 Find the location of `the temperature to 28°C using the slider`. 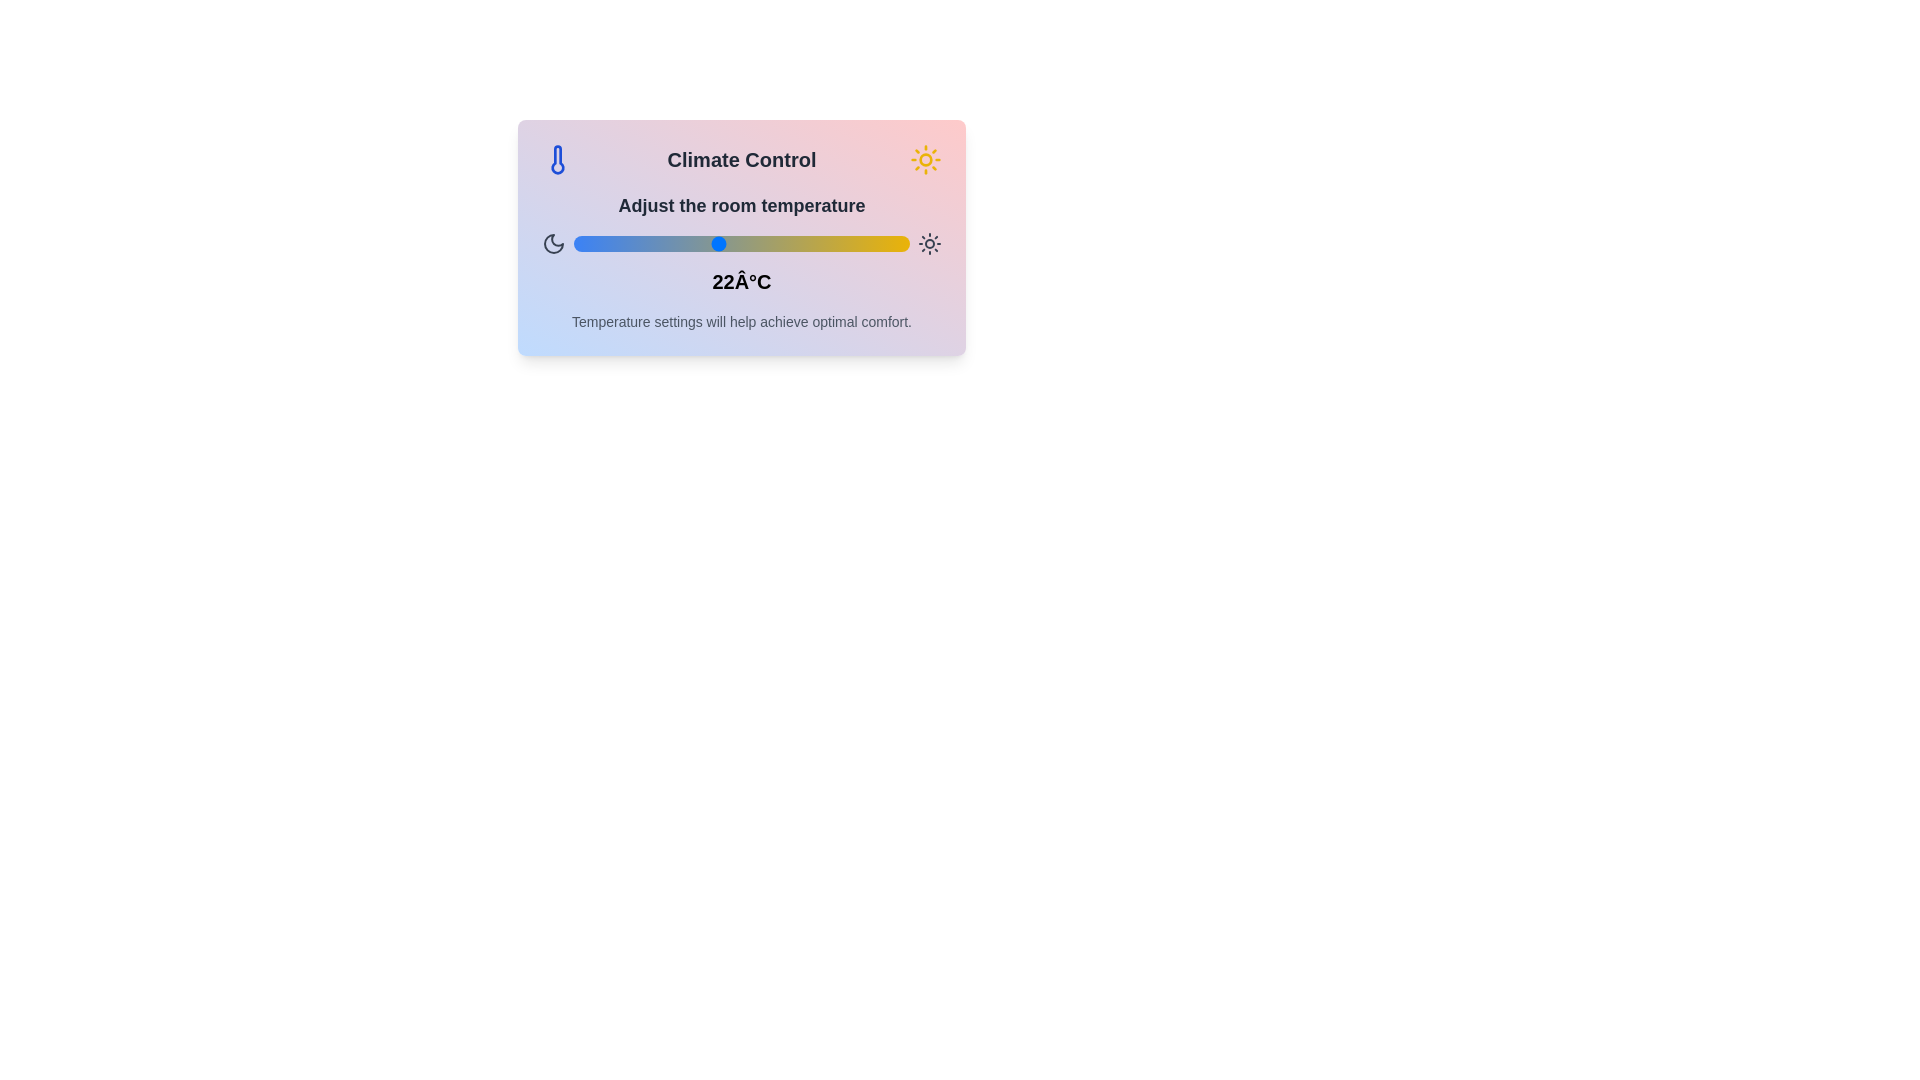

the temperature to 28°C using the slider is located at coordinates (862, 242).